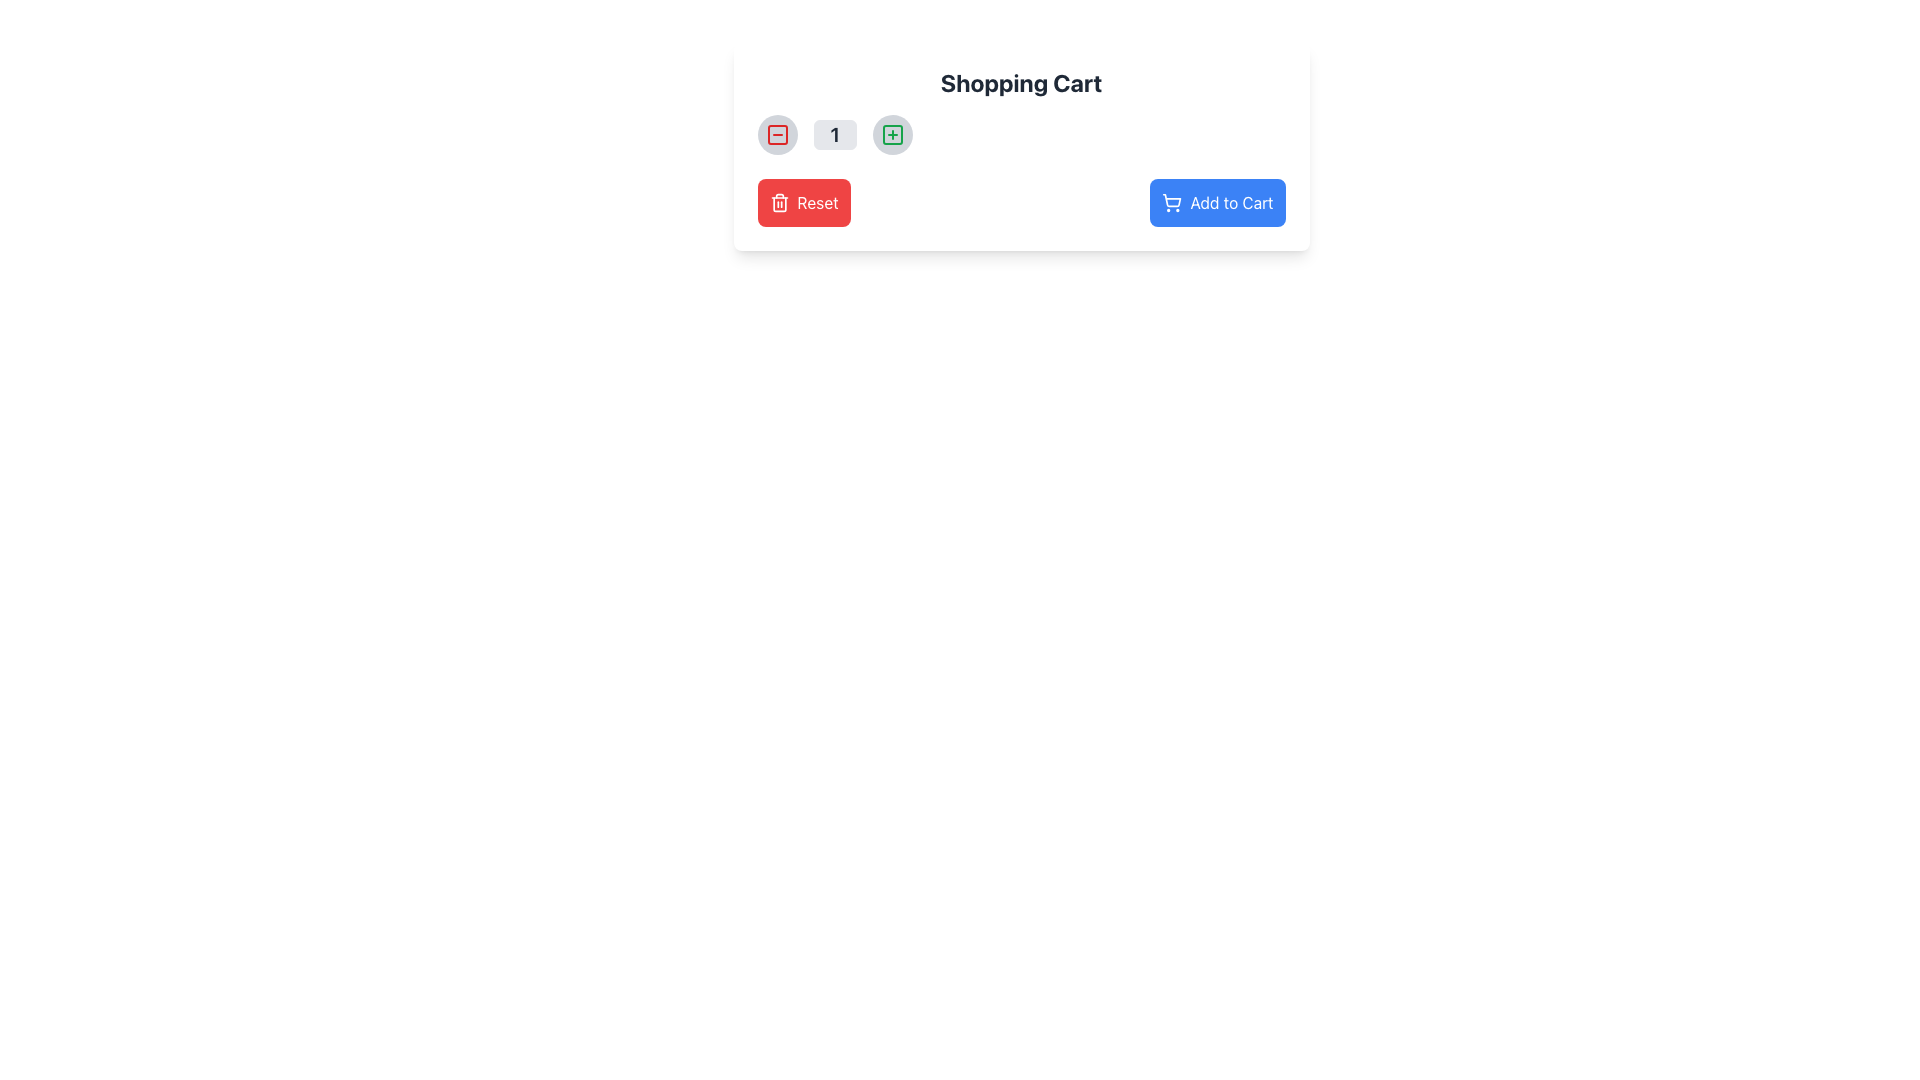 The image size is (1920, 1080). What do you see at coordinates (835, 135) in the screenshot?
I see `the static textual display that shows the quantity or count, located below the 'Shopping Cart' header and between the minus and plus circular buttons` at bounding box center [835, 135].